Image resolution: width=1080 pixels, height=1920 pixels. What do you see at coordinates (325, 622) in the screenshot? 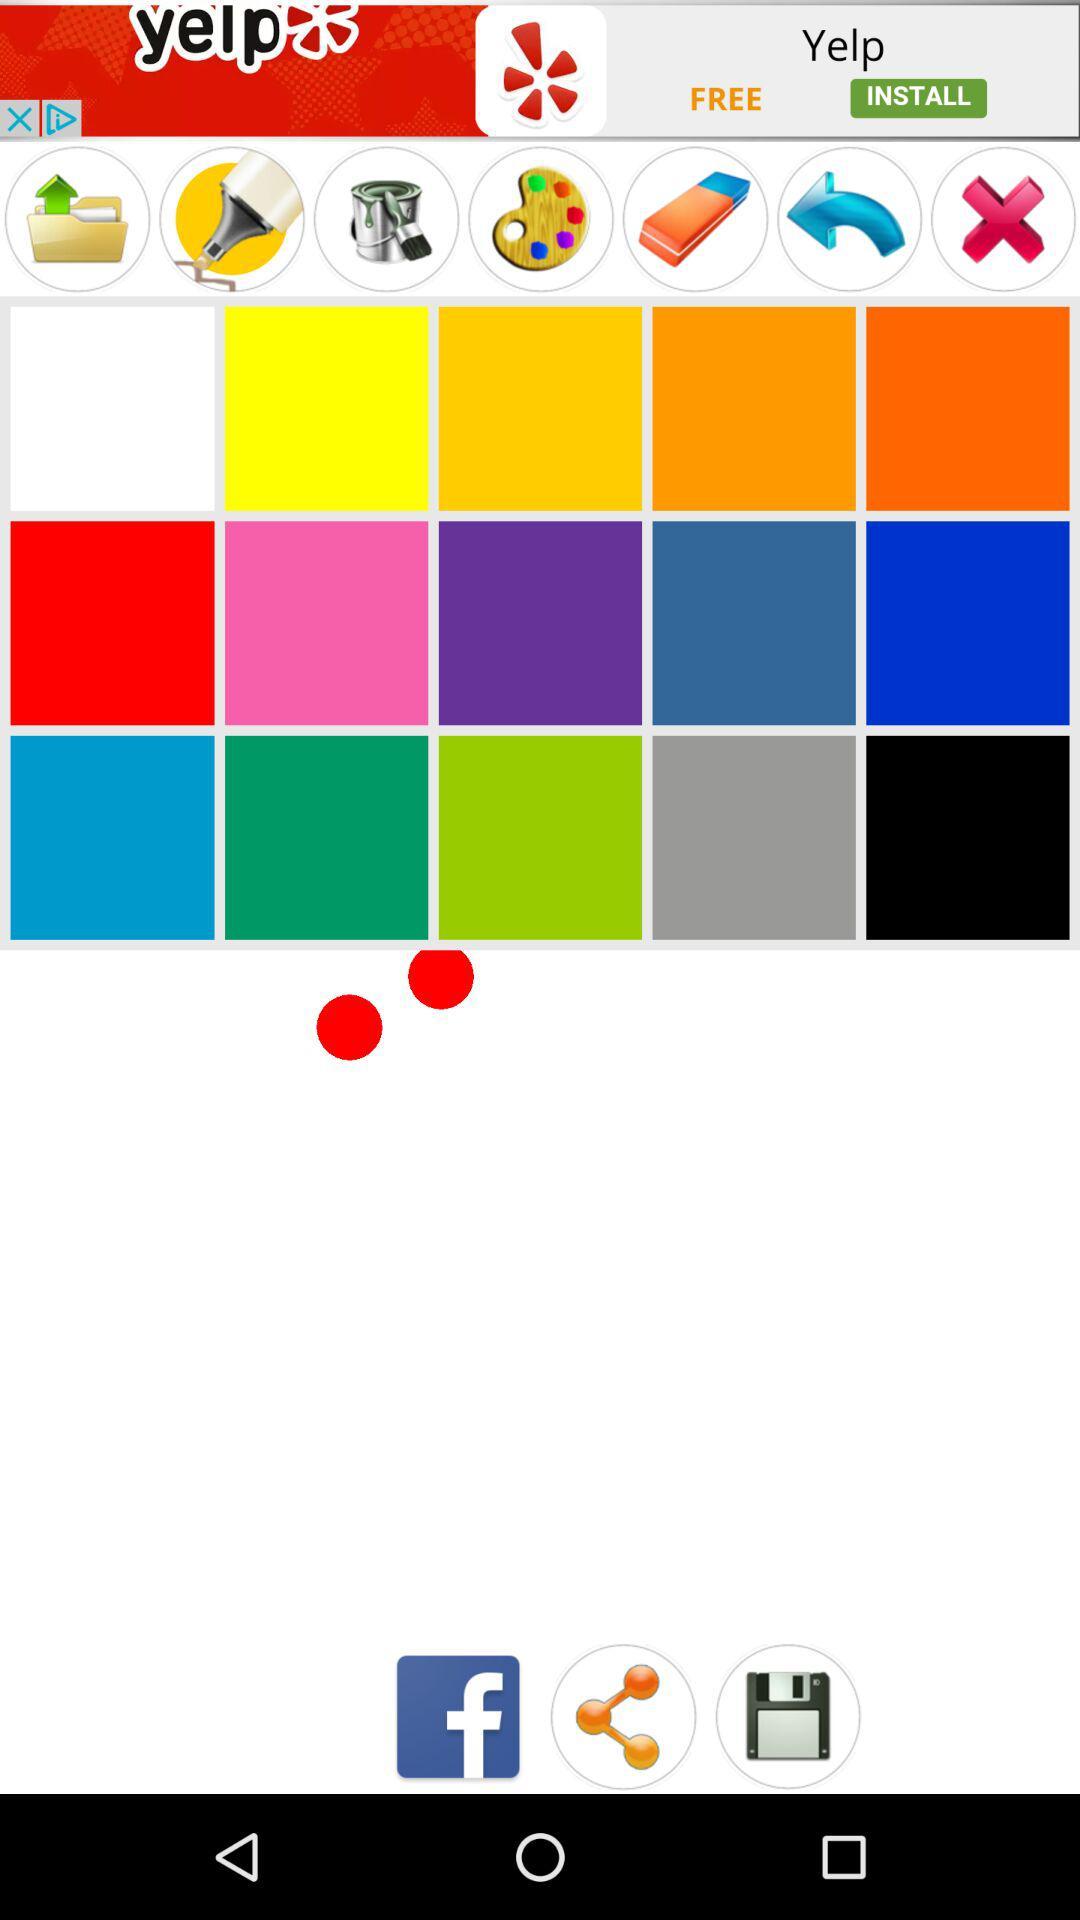
I see `use this colour` at bounding box center [325, 622].